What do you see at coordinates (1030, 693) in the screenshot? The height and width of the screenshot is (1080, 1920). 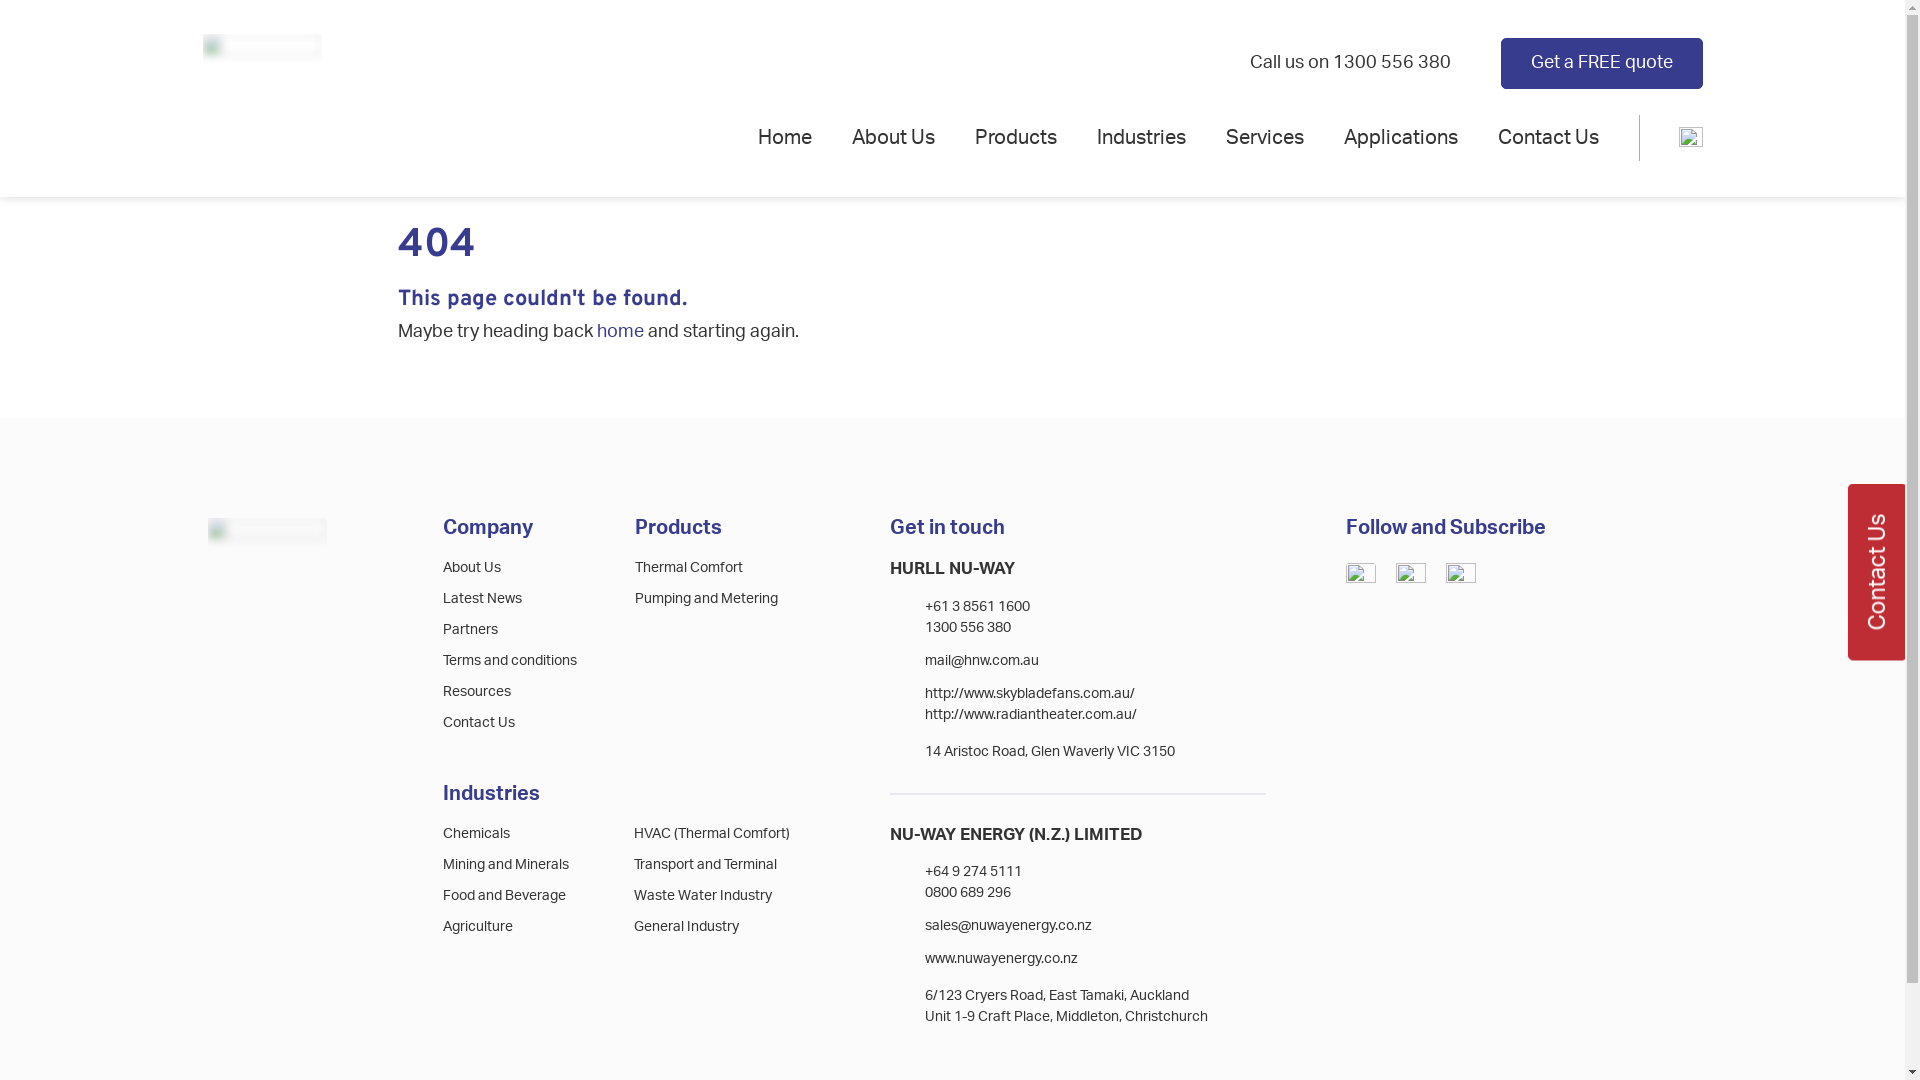 I see `'http://www.skybladefans.com.au/'` at bounding box center [1030, 693].